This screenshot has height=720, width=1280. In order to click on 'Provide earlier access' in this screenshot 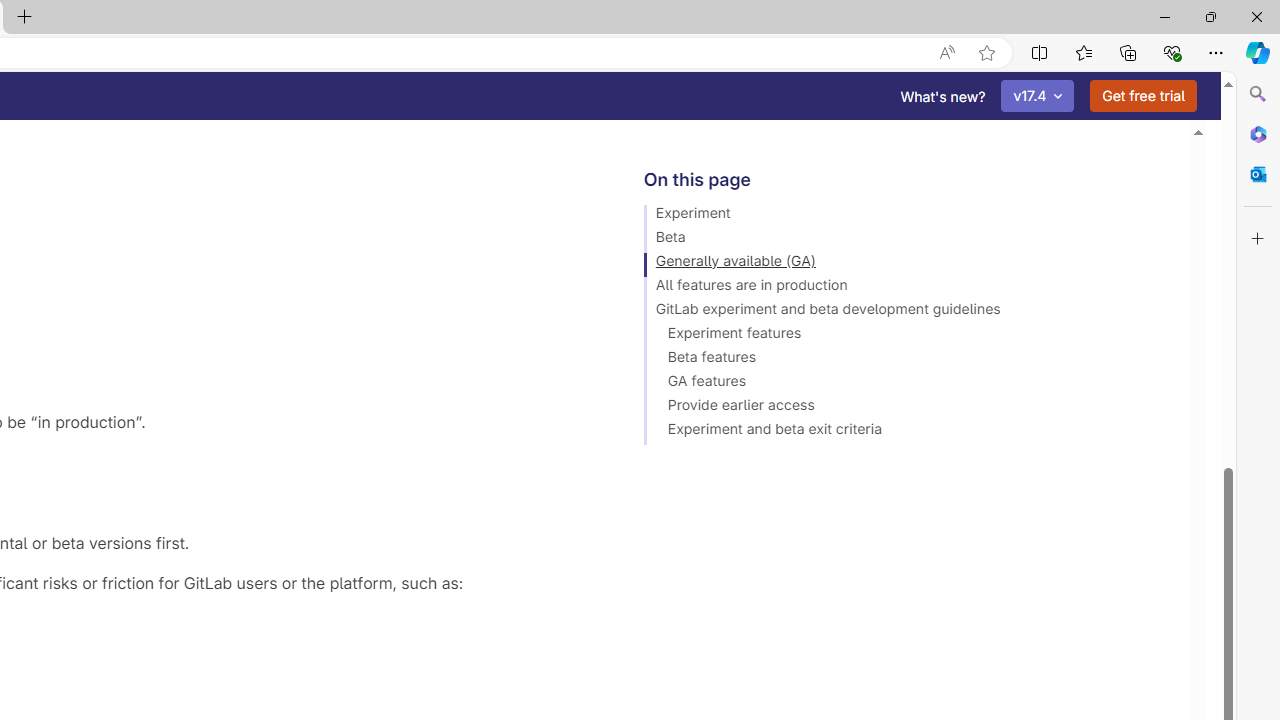, I will do `click(907, 407)`.